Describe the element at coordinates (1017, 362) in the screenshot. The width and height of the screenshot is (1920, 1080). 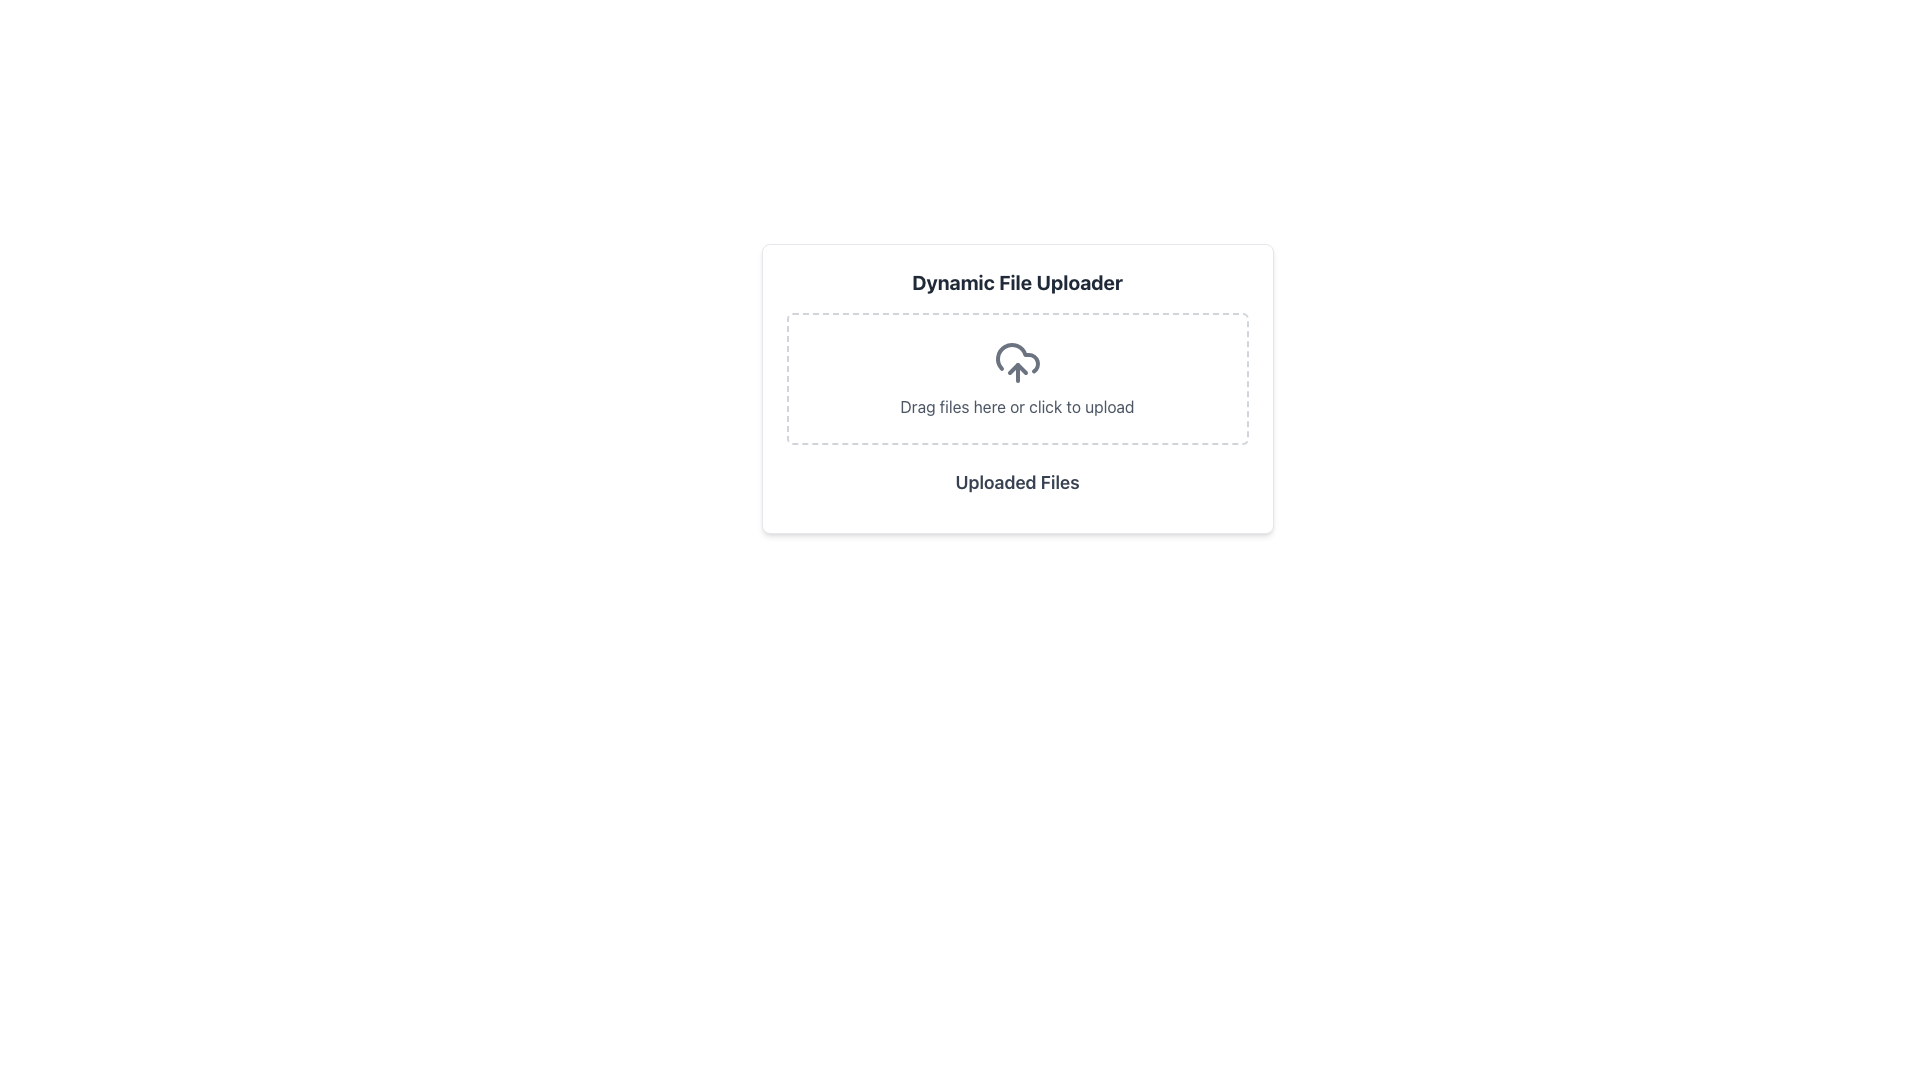
I see `the upload action indicator icon, which is centrally located within a dashed-border rectangle that contains the text 'Drag files here or click to upload'` at that location.